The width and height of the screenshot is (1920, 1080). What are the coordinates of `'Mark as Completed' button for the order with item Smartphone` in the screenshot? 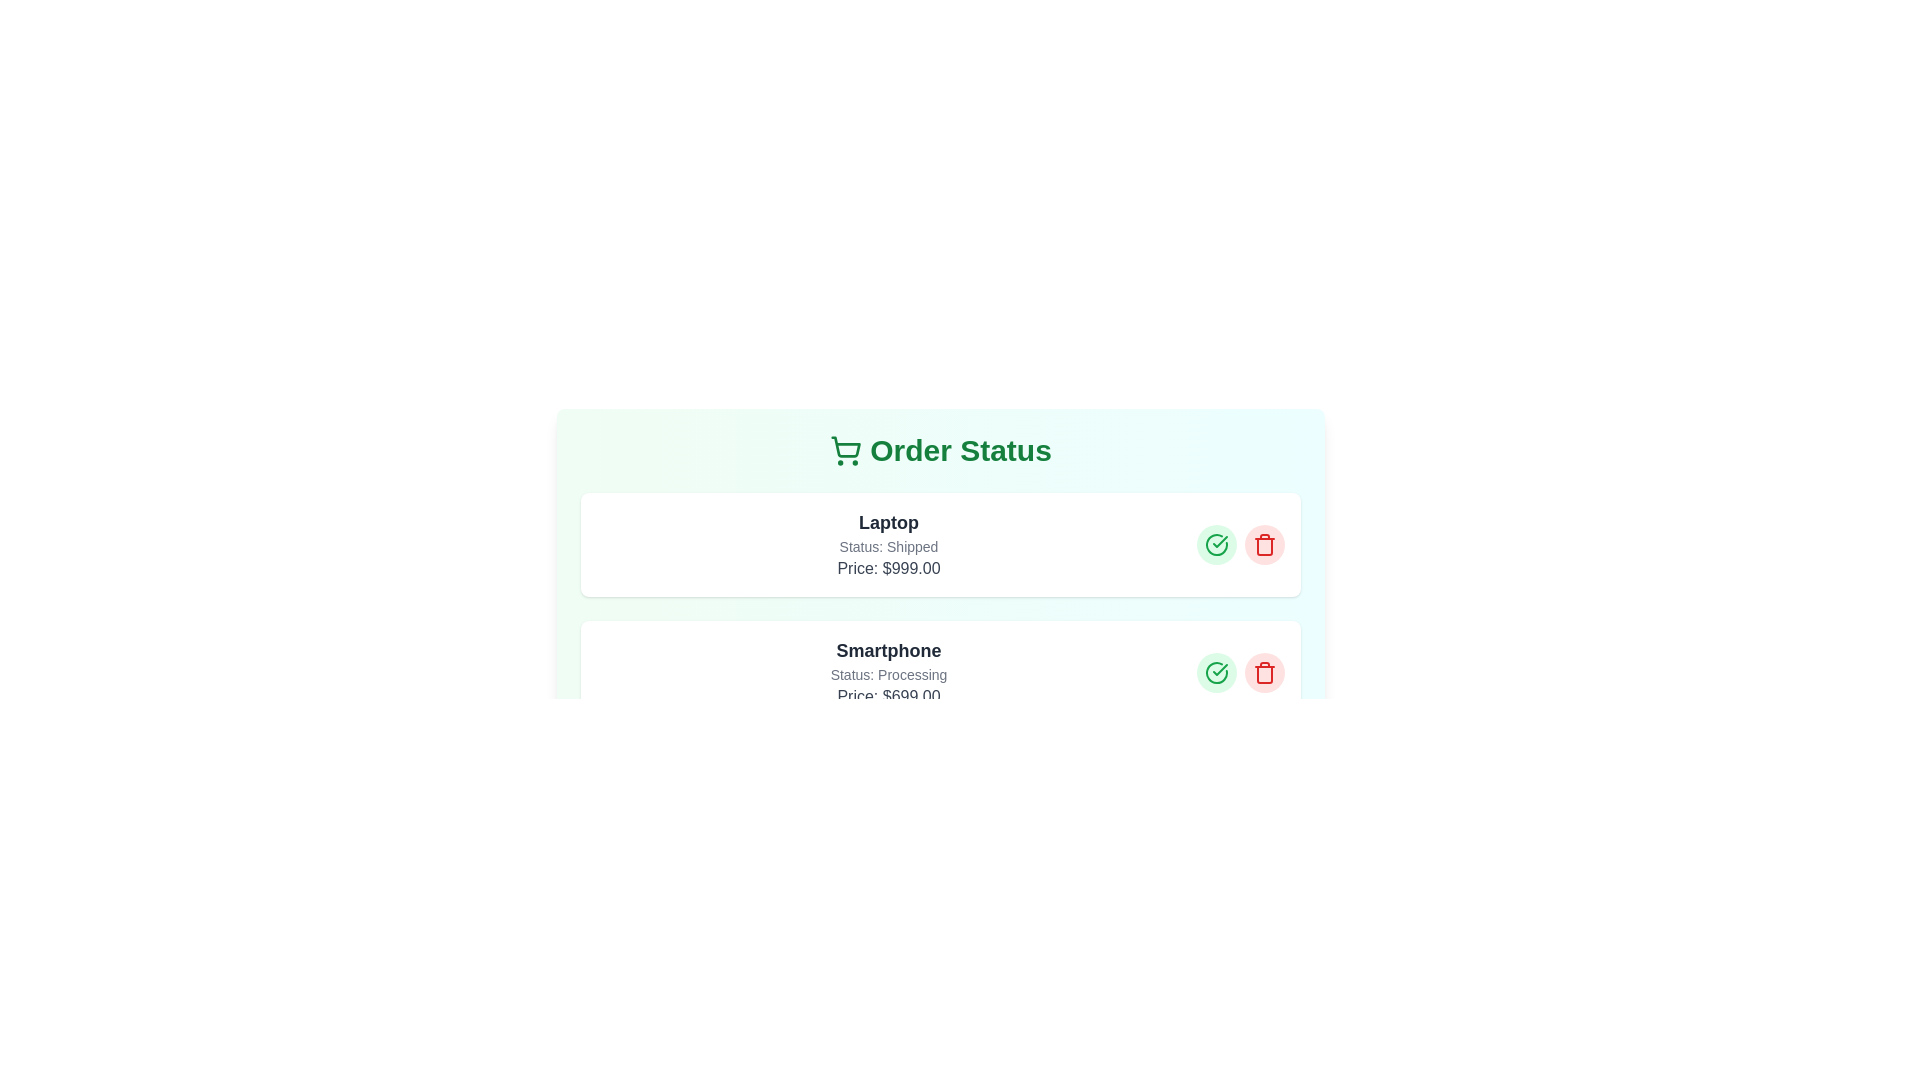 It's located at (1216, 672).